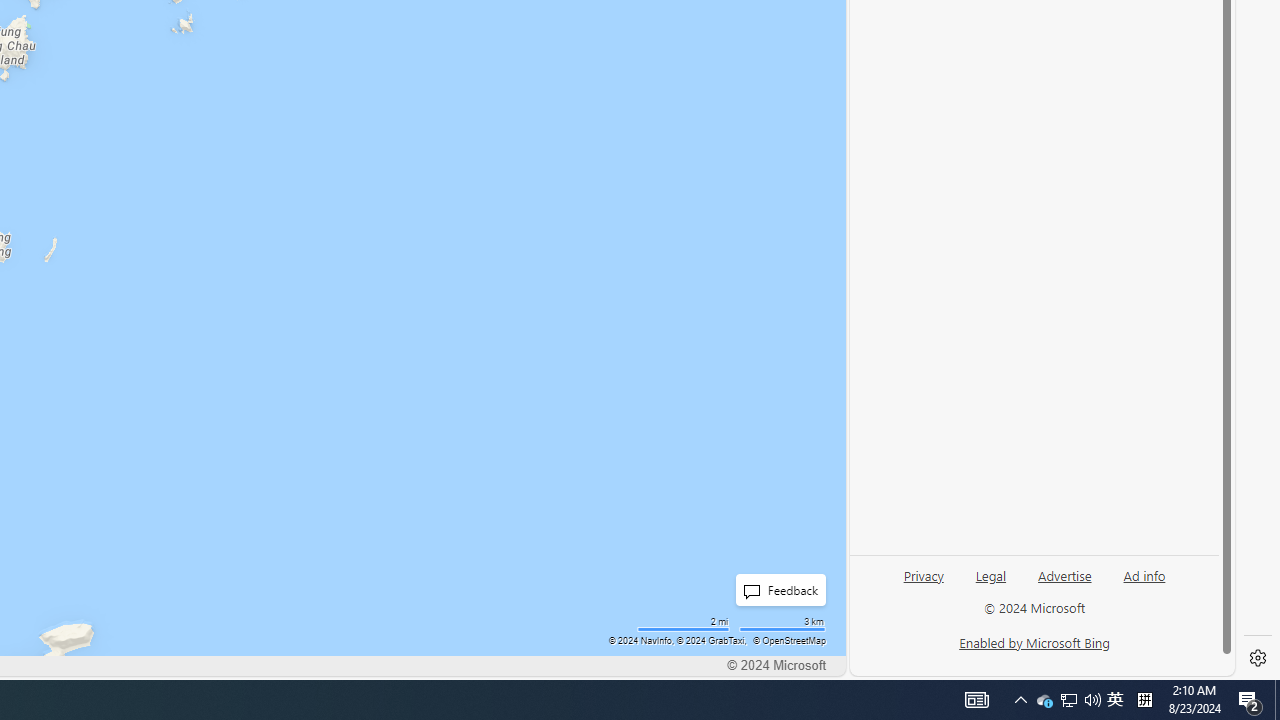 Image resolution: width=1280 pixels, height=720 pixels. I want to click on 'Settings', so click(1257, 658).